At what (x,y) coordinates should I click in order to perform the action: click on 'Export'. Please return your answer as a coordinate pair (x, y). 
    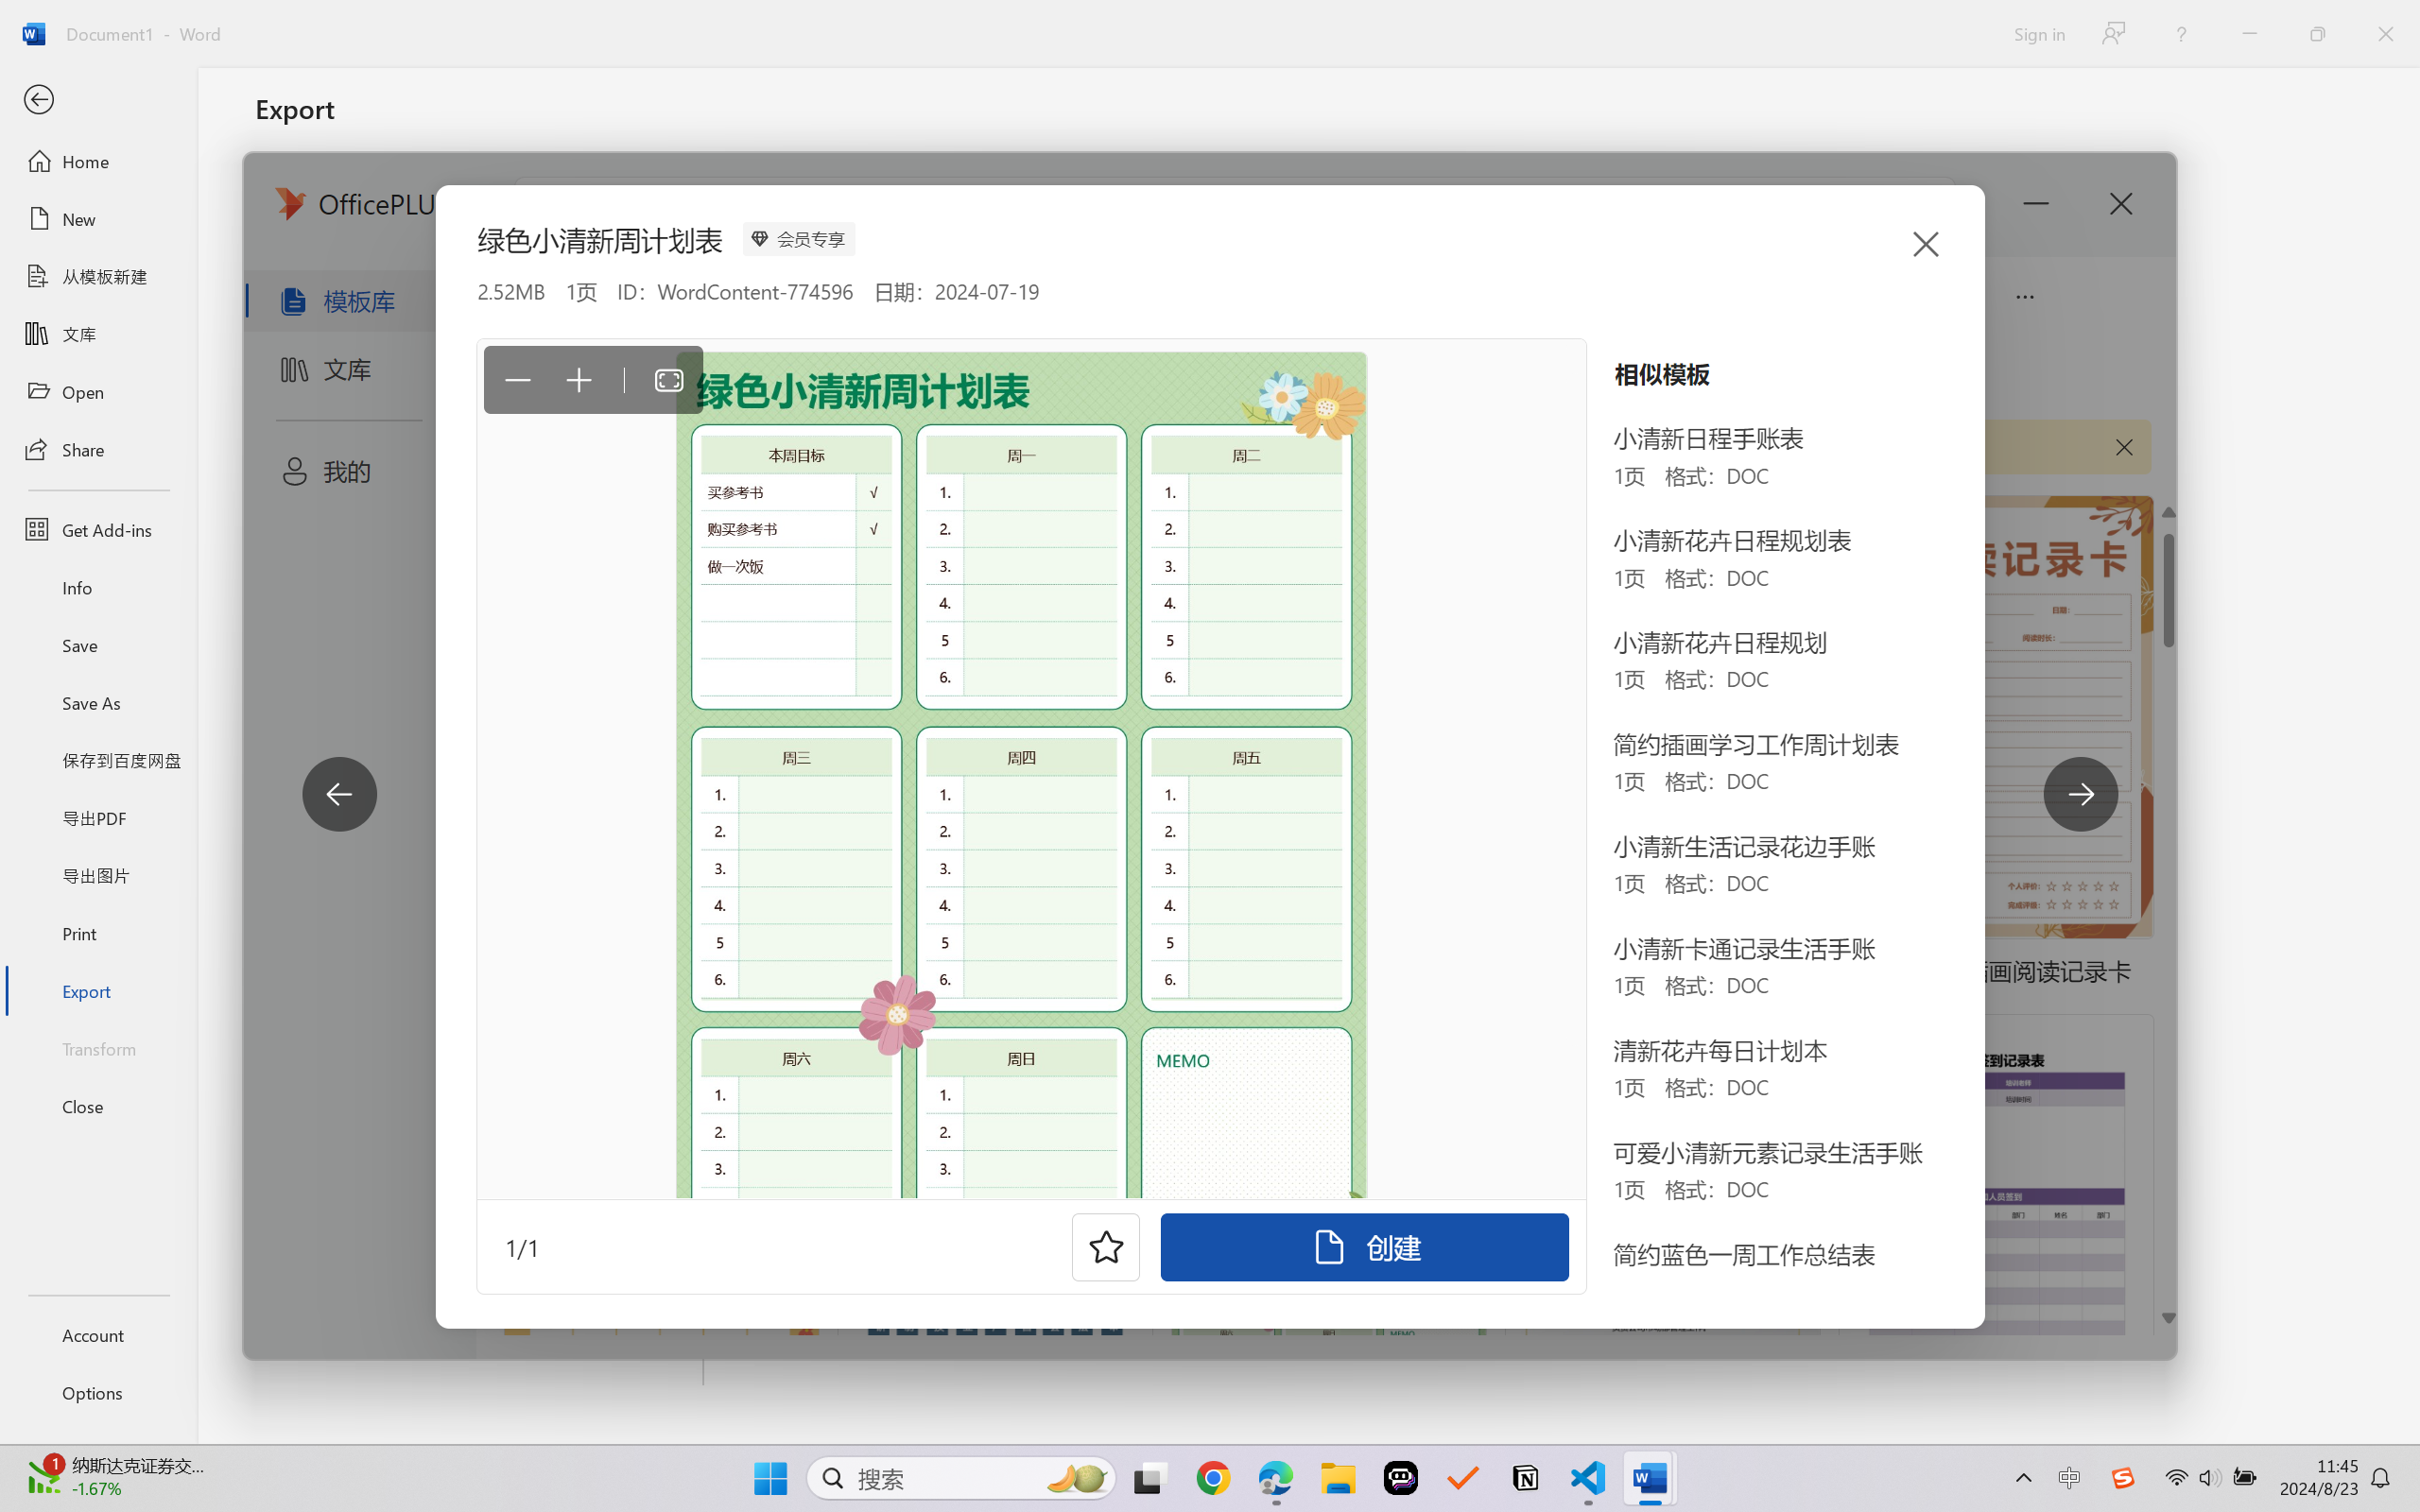
    Looking at the image, I should click on (97, 989).